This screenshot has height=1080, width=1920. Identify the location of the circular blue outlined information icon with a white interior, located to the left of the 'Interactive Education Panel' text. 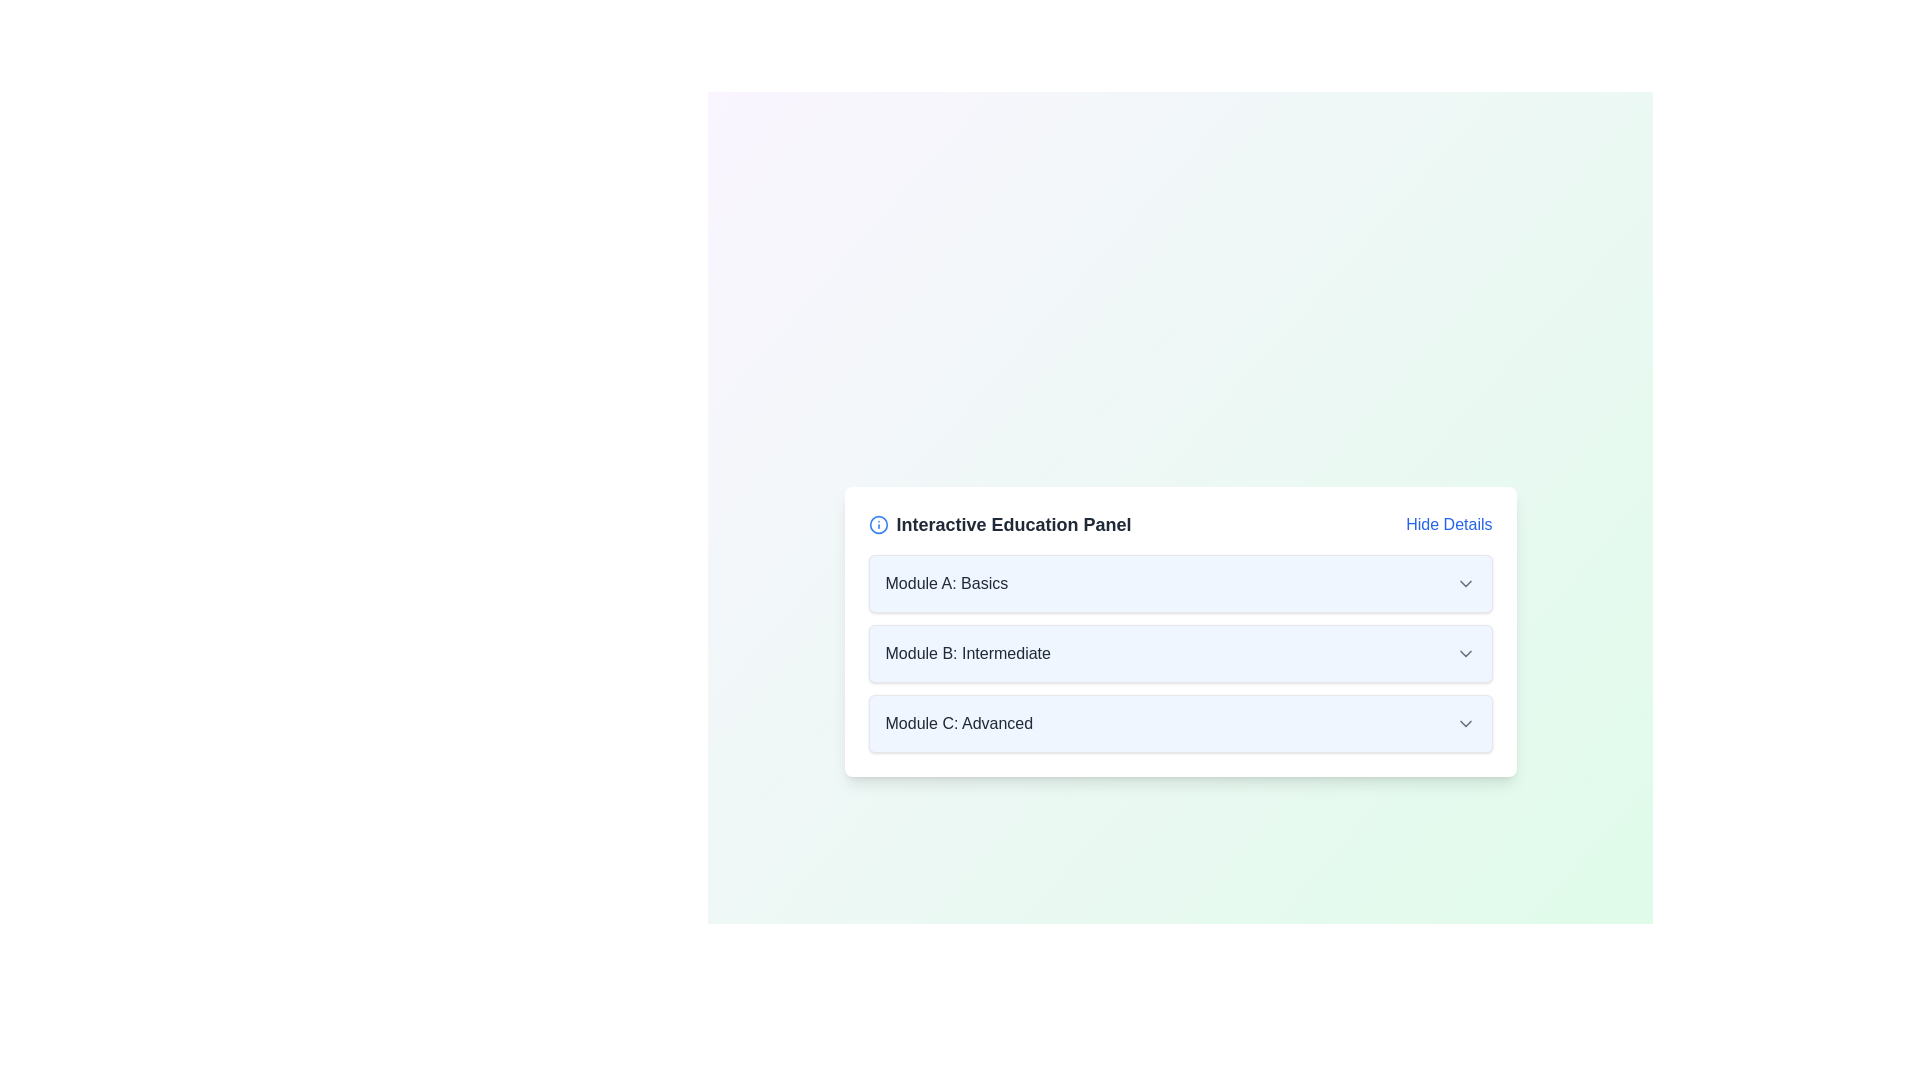
(878, 523).